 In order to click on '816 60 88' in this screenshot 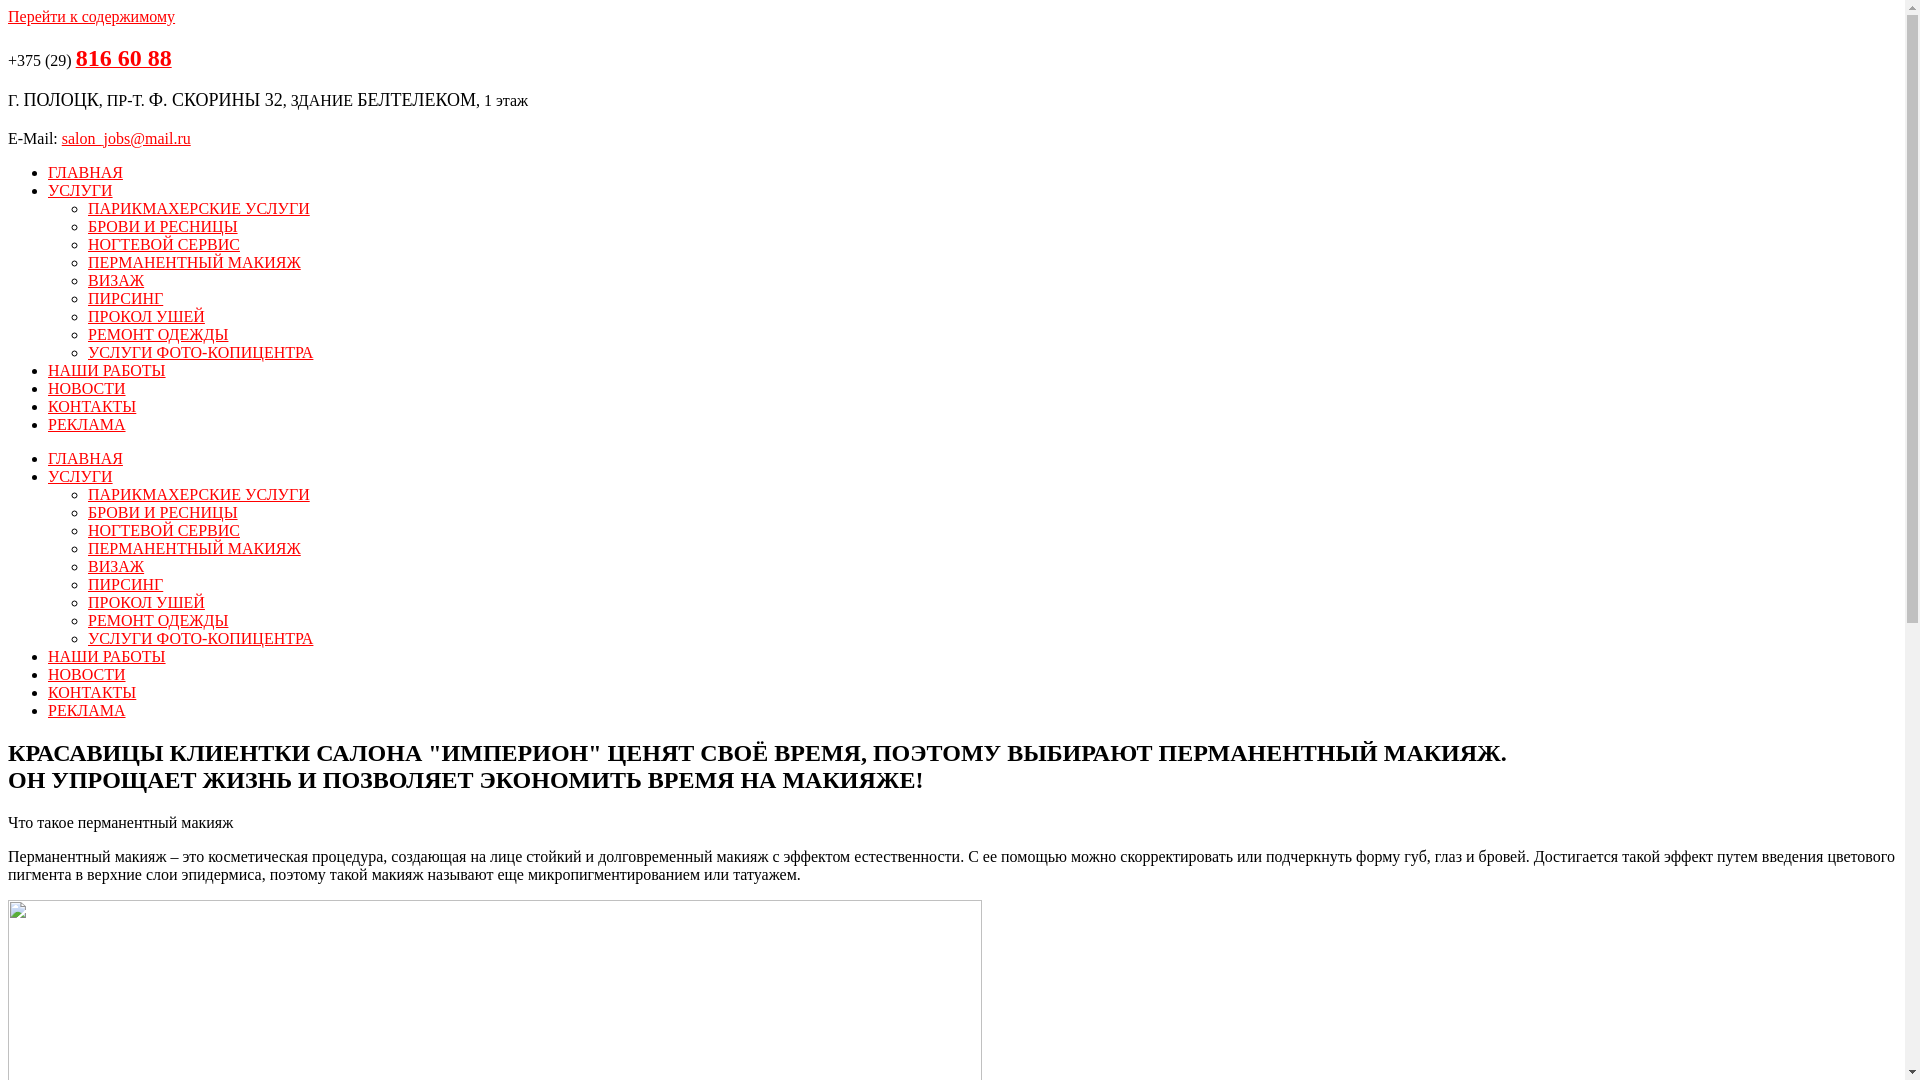, I will do `click(123, 59)`.